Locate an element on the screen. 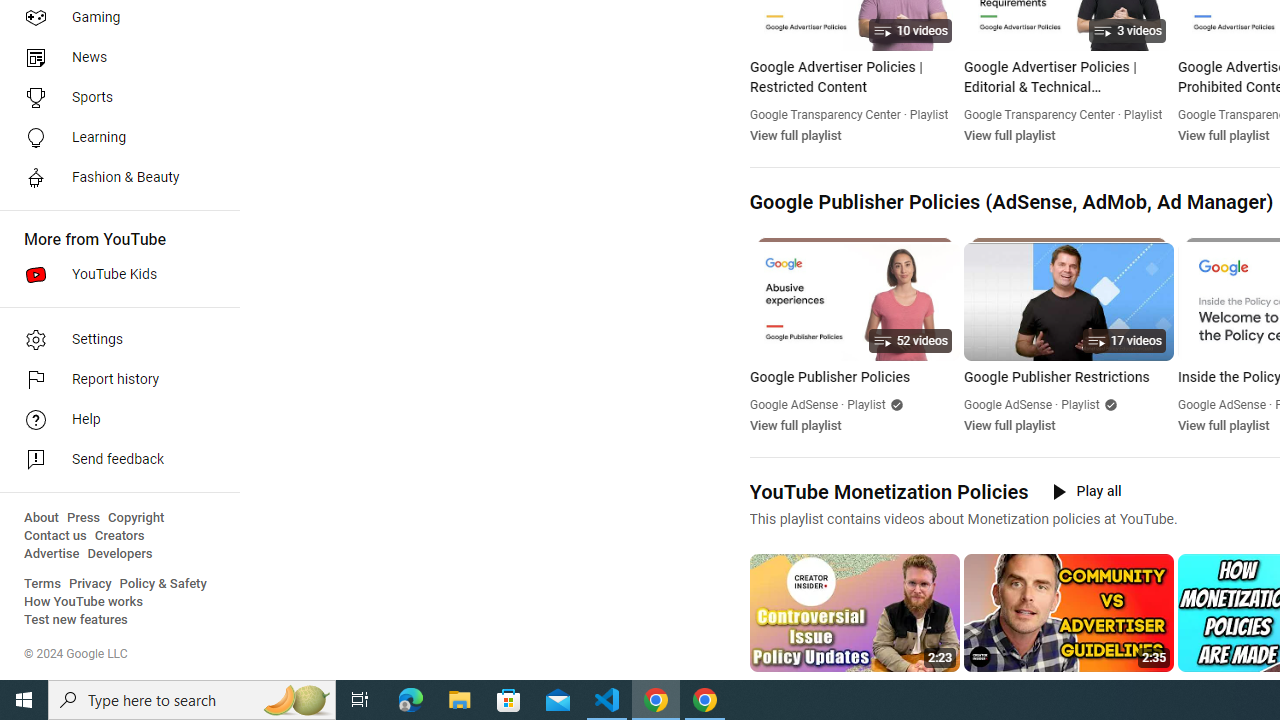 The height and width of the screenshot is (720, 1280). 'Privacy' is located at coordinates (89, 584).